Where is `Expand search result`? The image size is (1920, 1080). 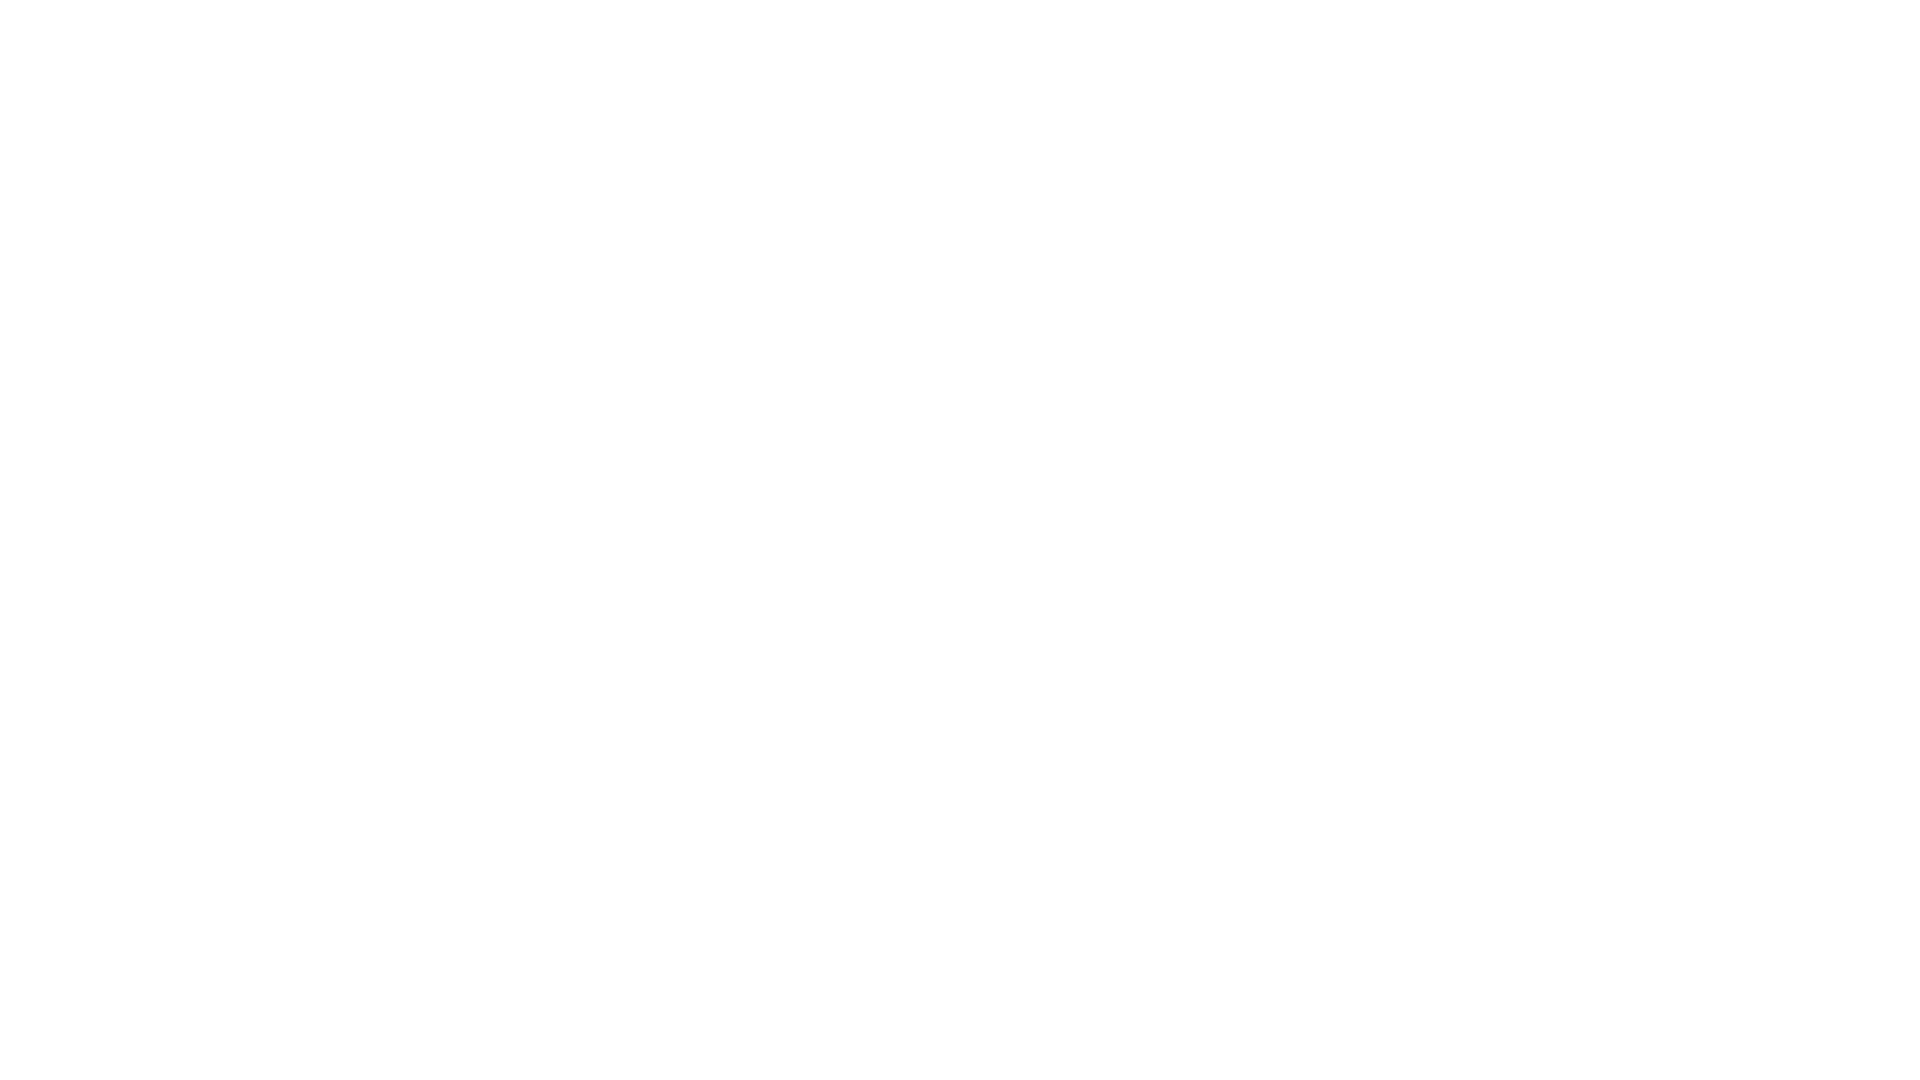
Expand search result is located at coordinates (1219, 816).